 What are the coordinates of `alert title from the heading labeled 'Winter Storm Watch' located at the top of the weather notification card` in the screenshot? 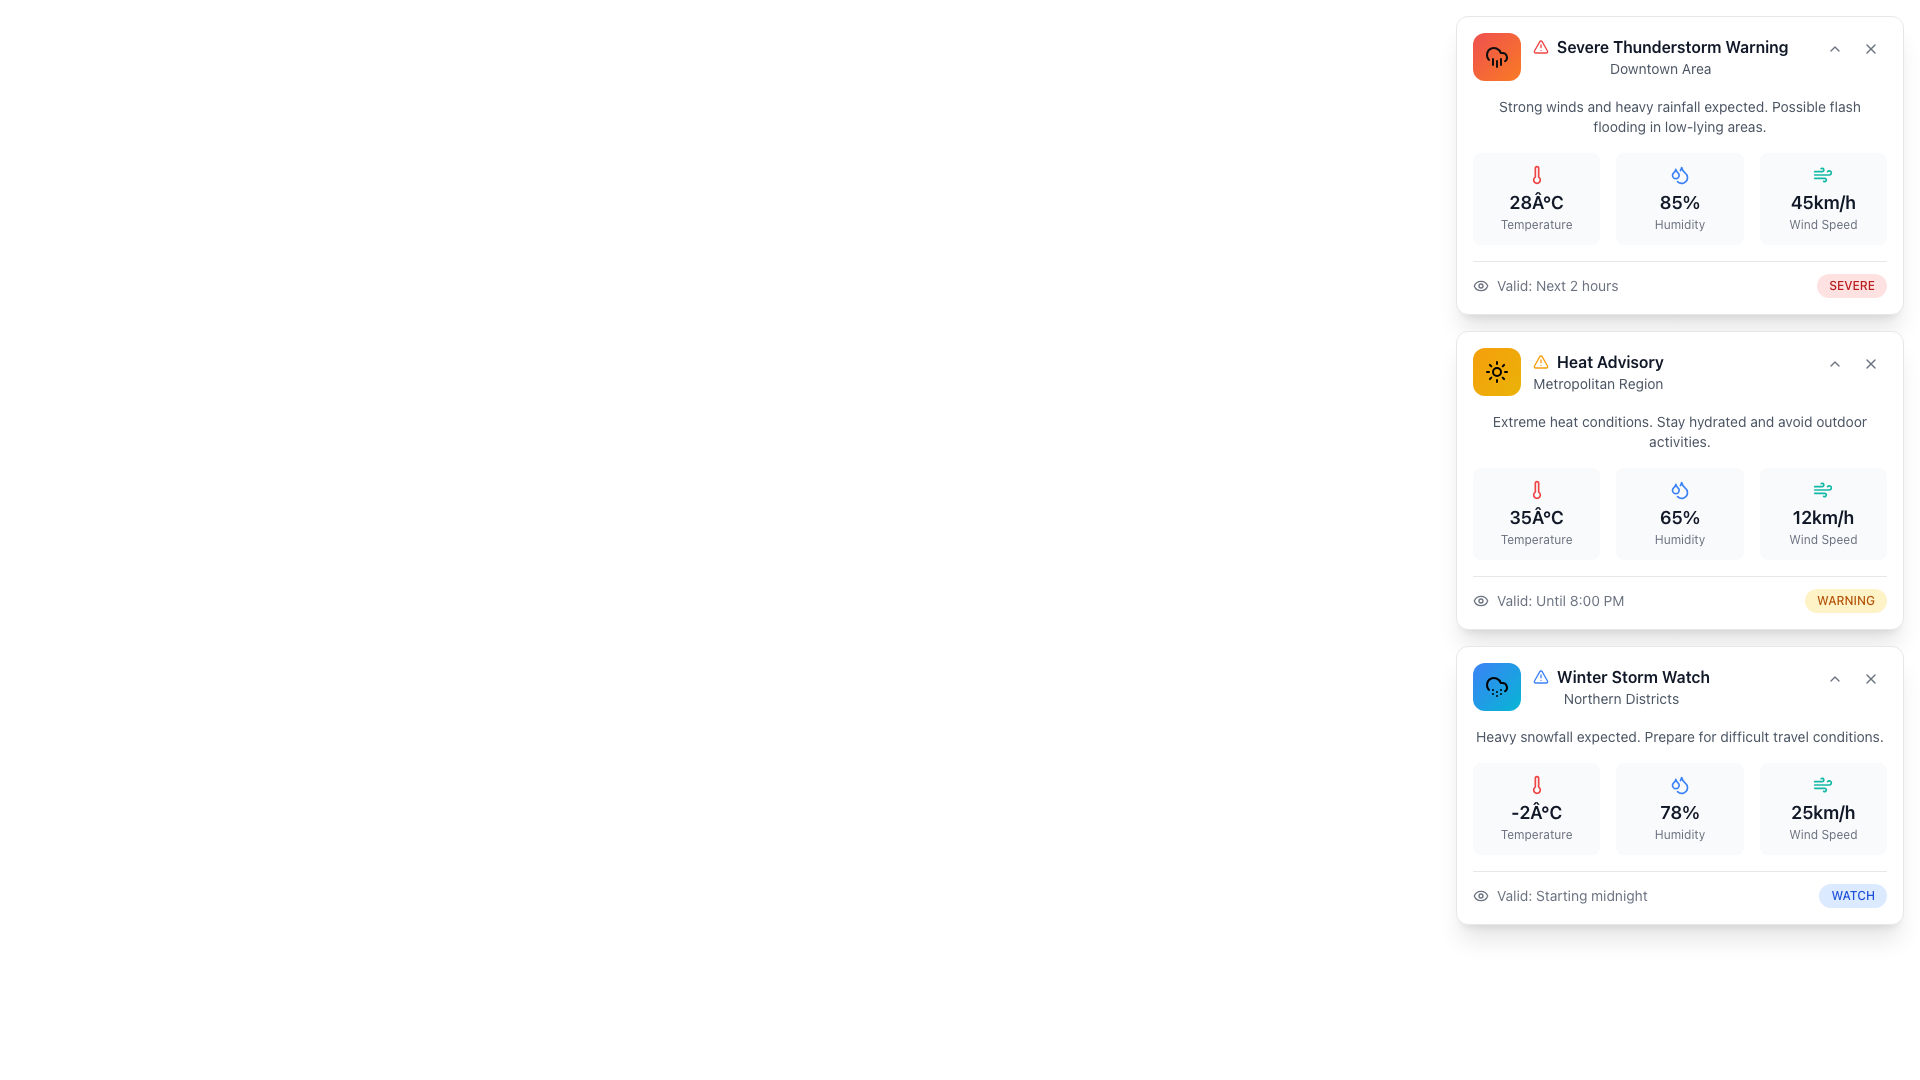 It's located at (1621, 676).